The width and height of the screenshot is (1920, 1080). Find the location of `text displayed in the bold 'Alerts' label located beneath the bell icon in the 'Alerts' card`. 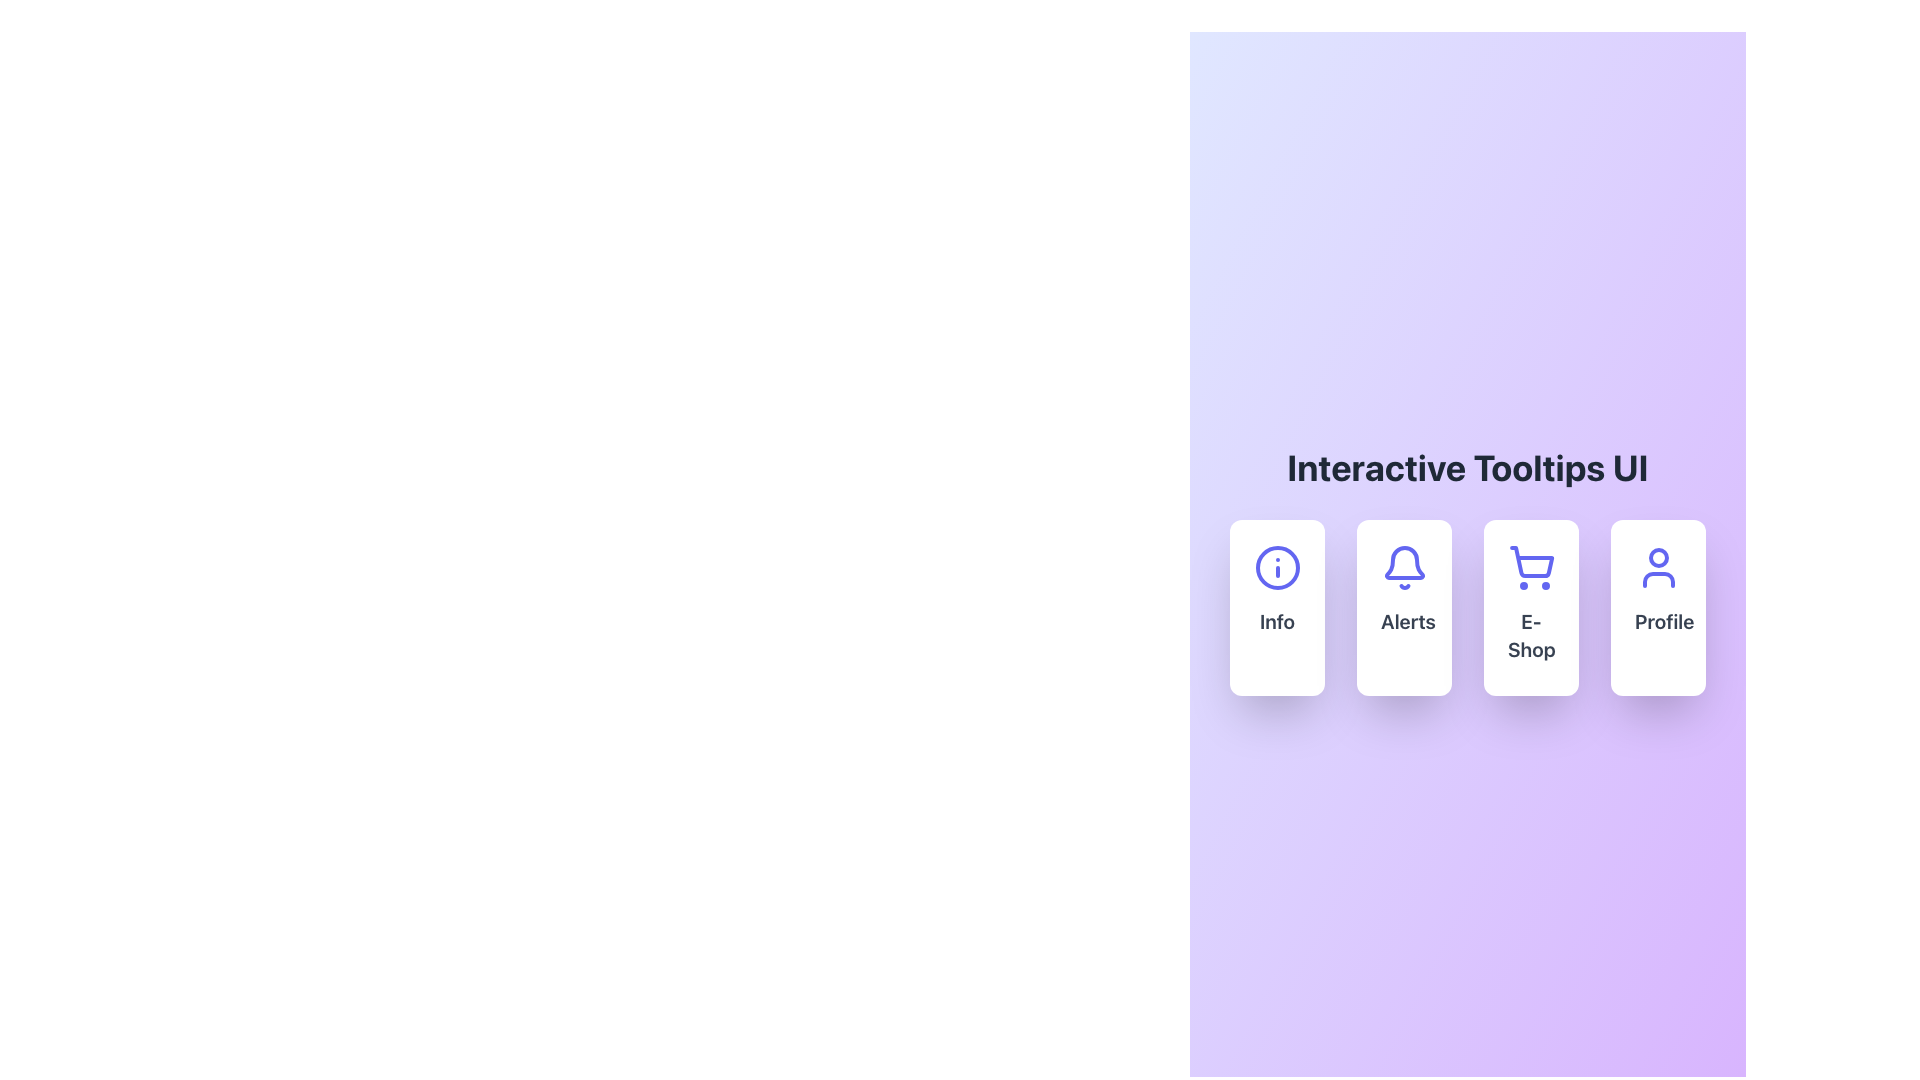

text displayed in the bold 'Alerts' label located beneath the bell icon in the 'Alerts' card is located at coordinates (1403, 620).